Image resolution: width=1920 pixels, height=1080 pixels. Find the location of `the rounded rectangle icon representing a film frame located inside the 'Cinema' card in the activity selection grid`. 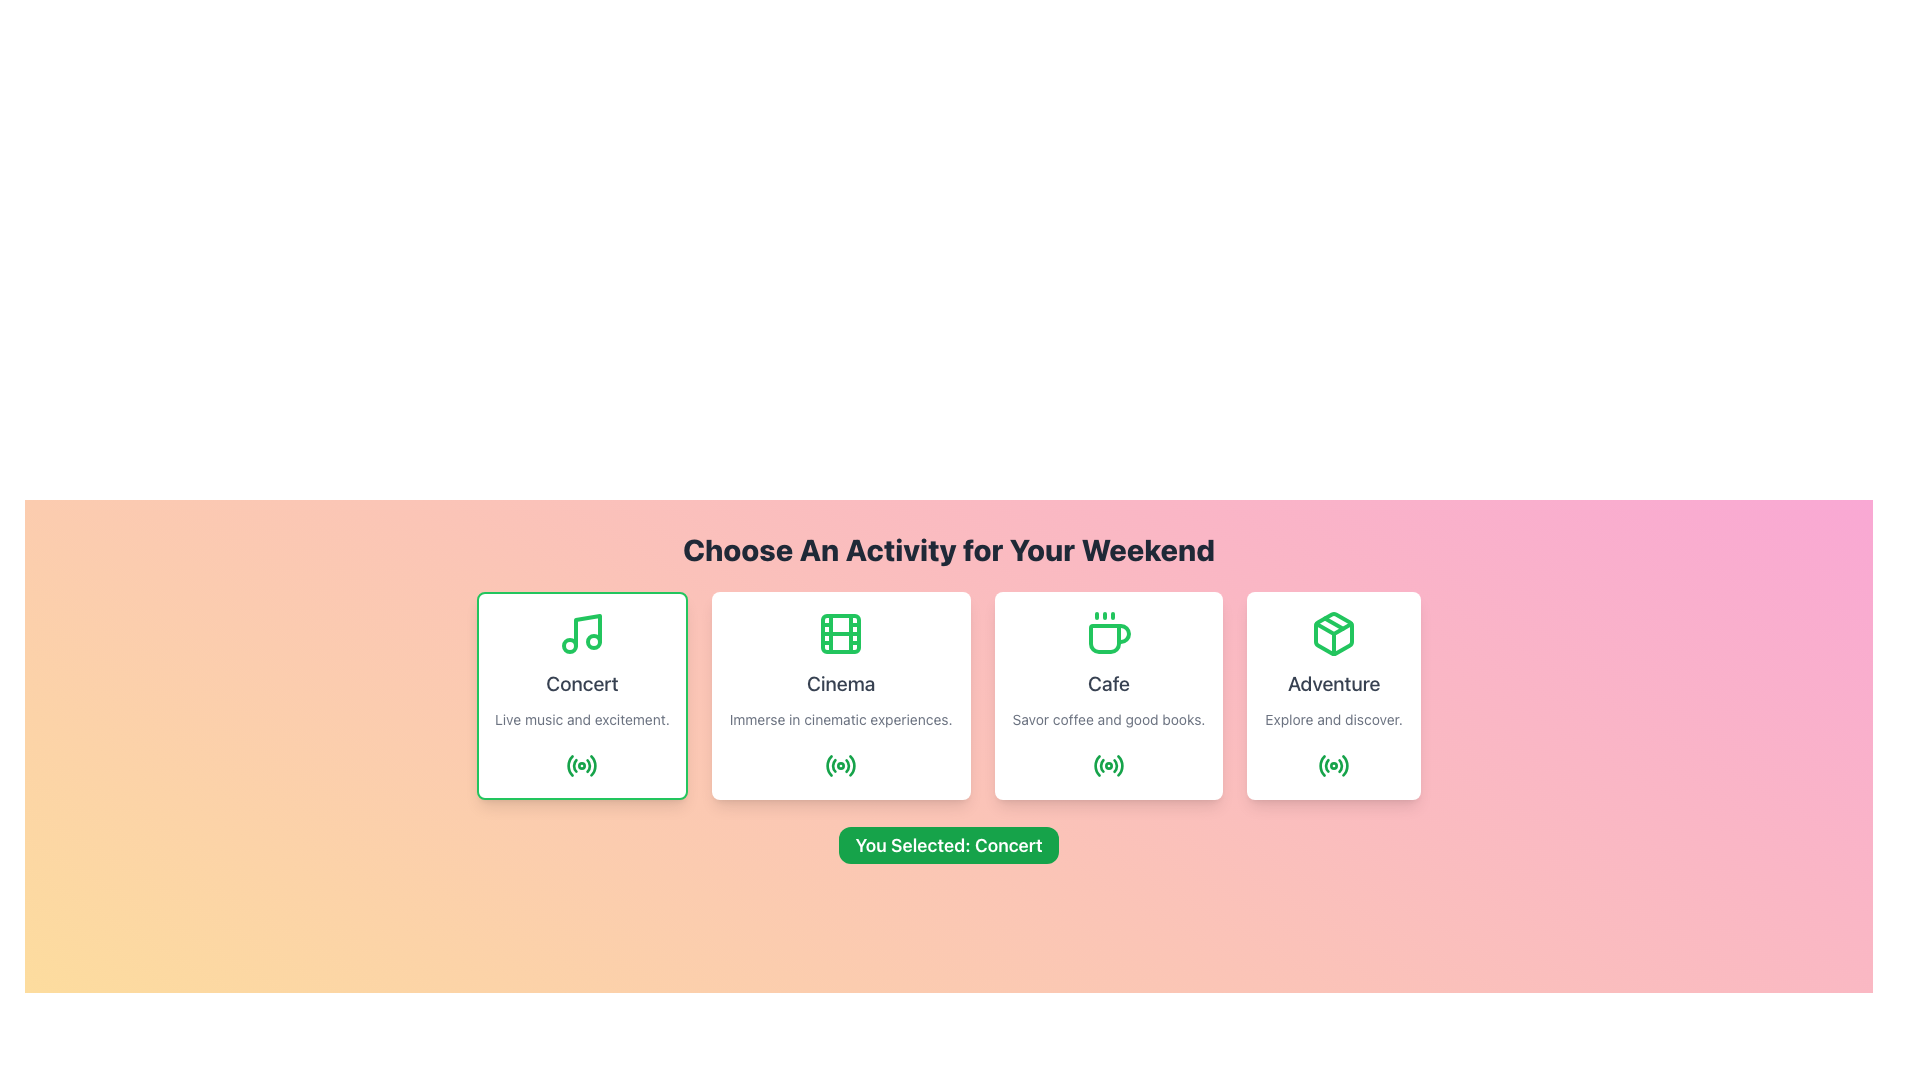

the rounded rectangle icon representing a film frame located inside the 'Cinema' card in the activity selection grid is located at coordinates (841, 633).